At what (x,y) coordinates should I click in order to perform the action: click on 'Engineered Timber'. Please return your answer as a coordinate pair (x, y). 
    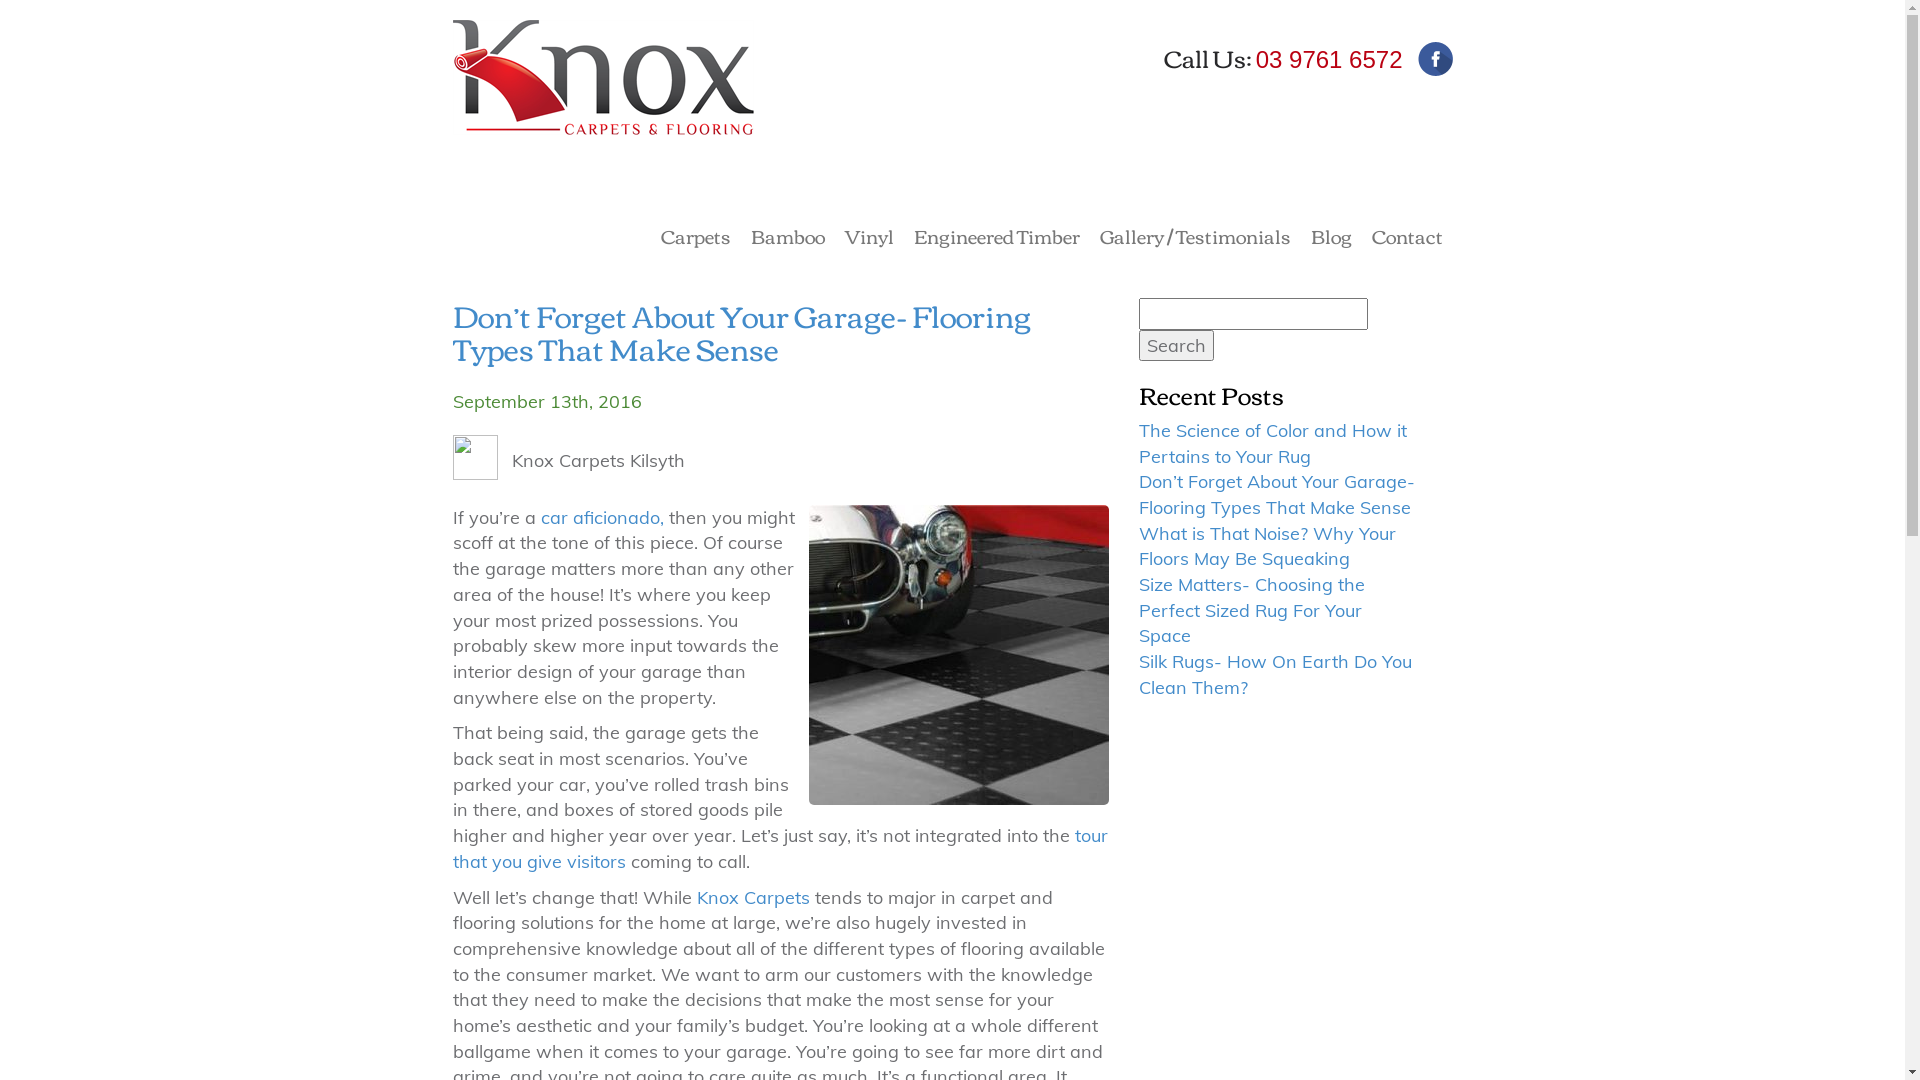
    Looking at the image, I should click on (997, 238).